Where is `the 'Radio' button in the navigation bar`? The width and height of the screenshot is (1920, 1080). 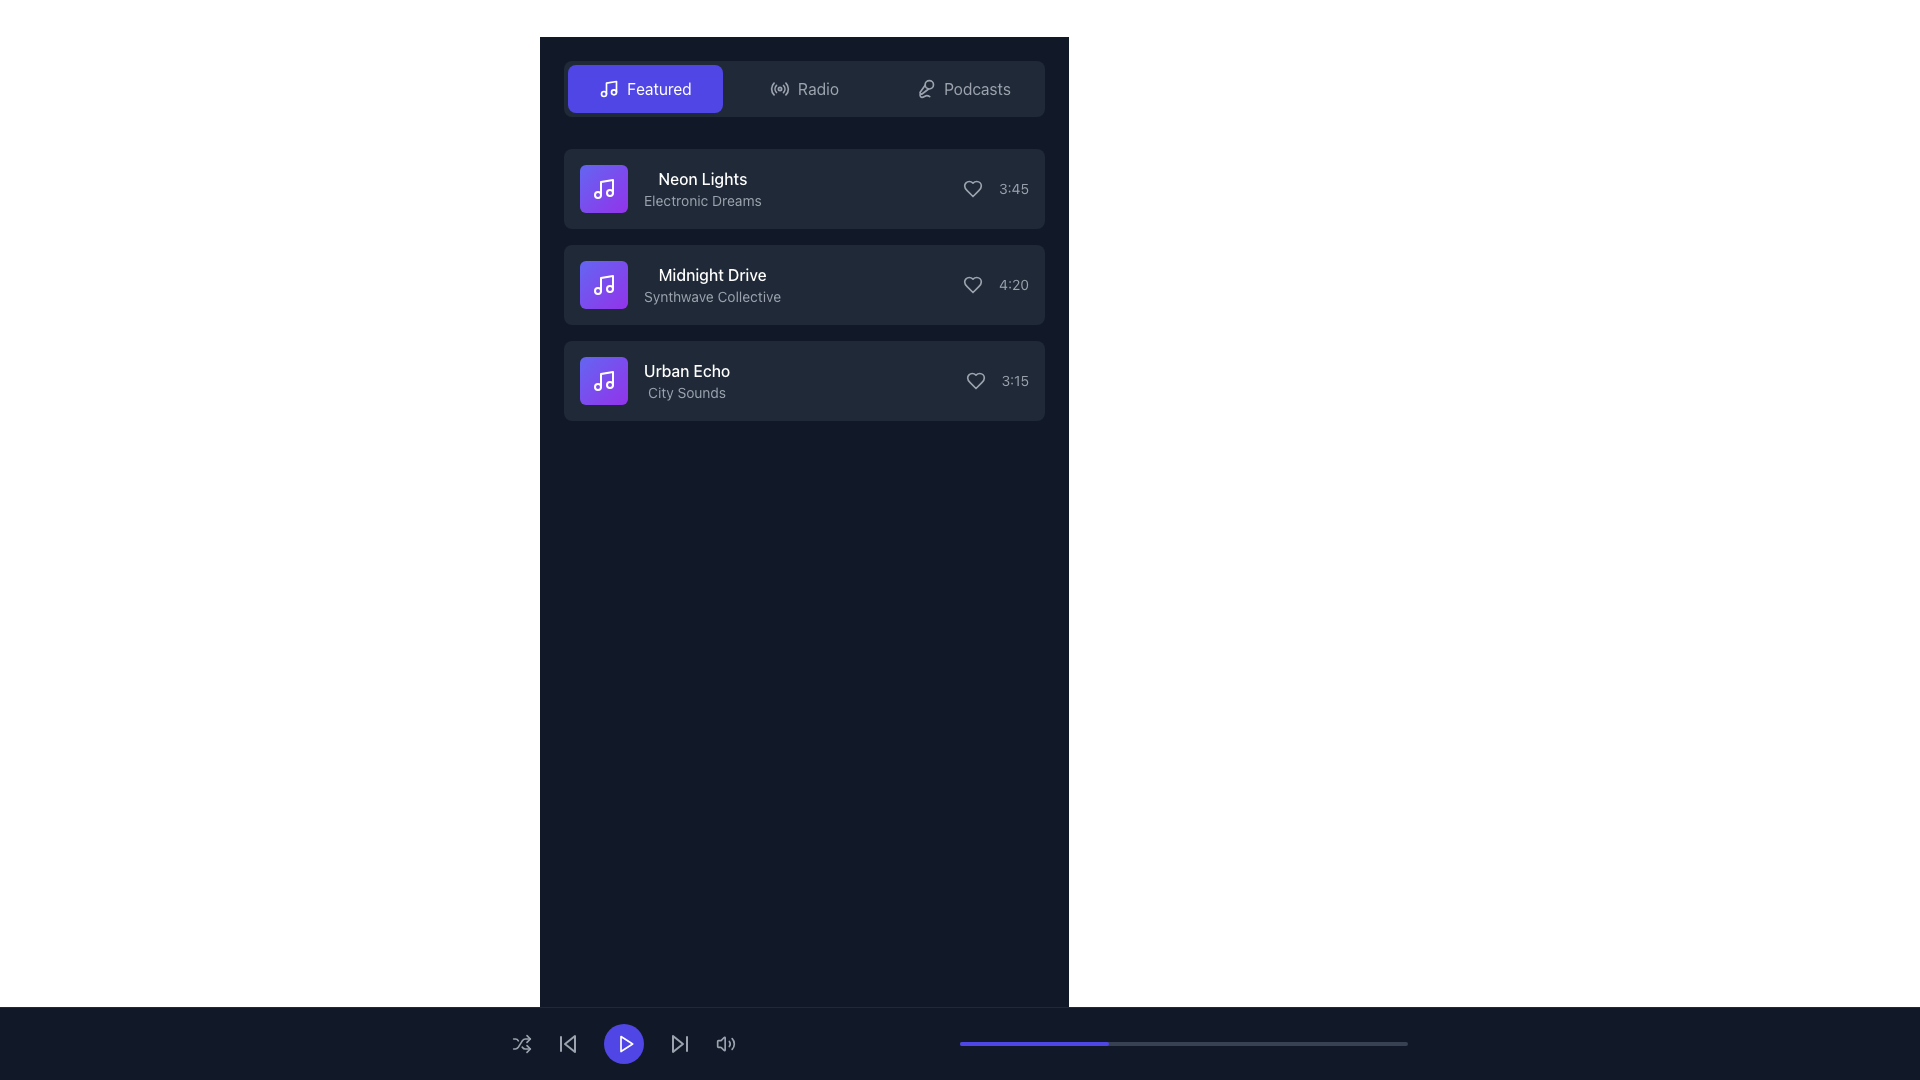 the 'Radio' button in the navigation bar is located at coordinates (804, 87).